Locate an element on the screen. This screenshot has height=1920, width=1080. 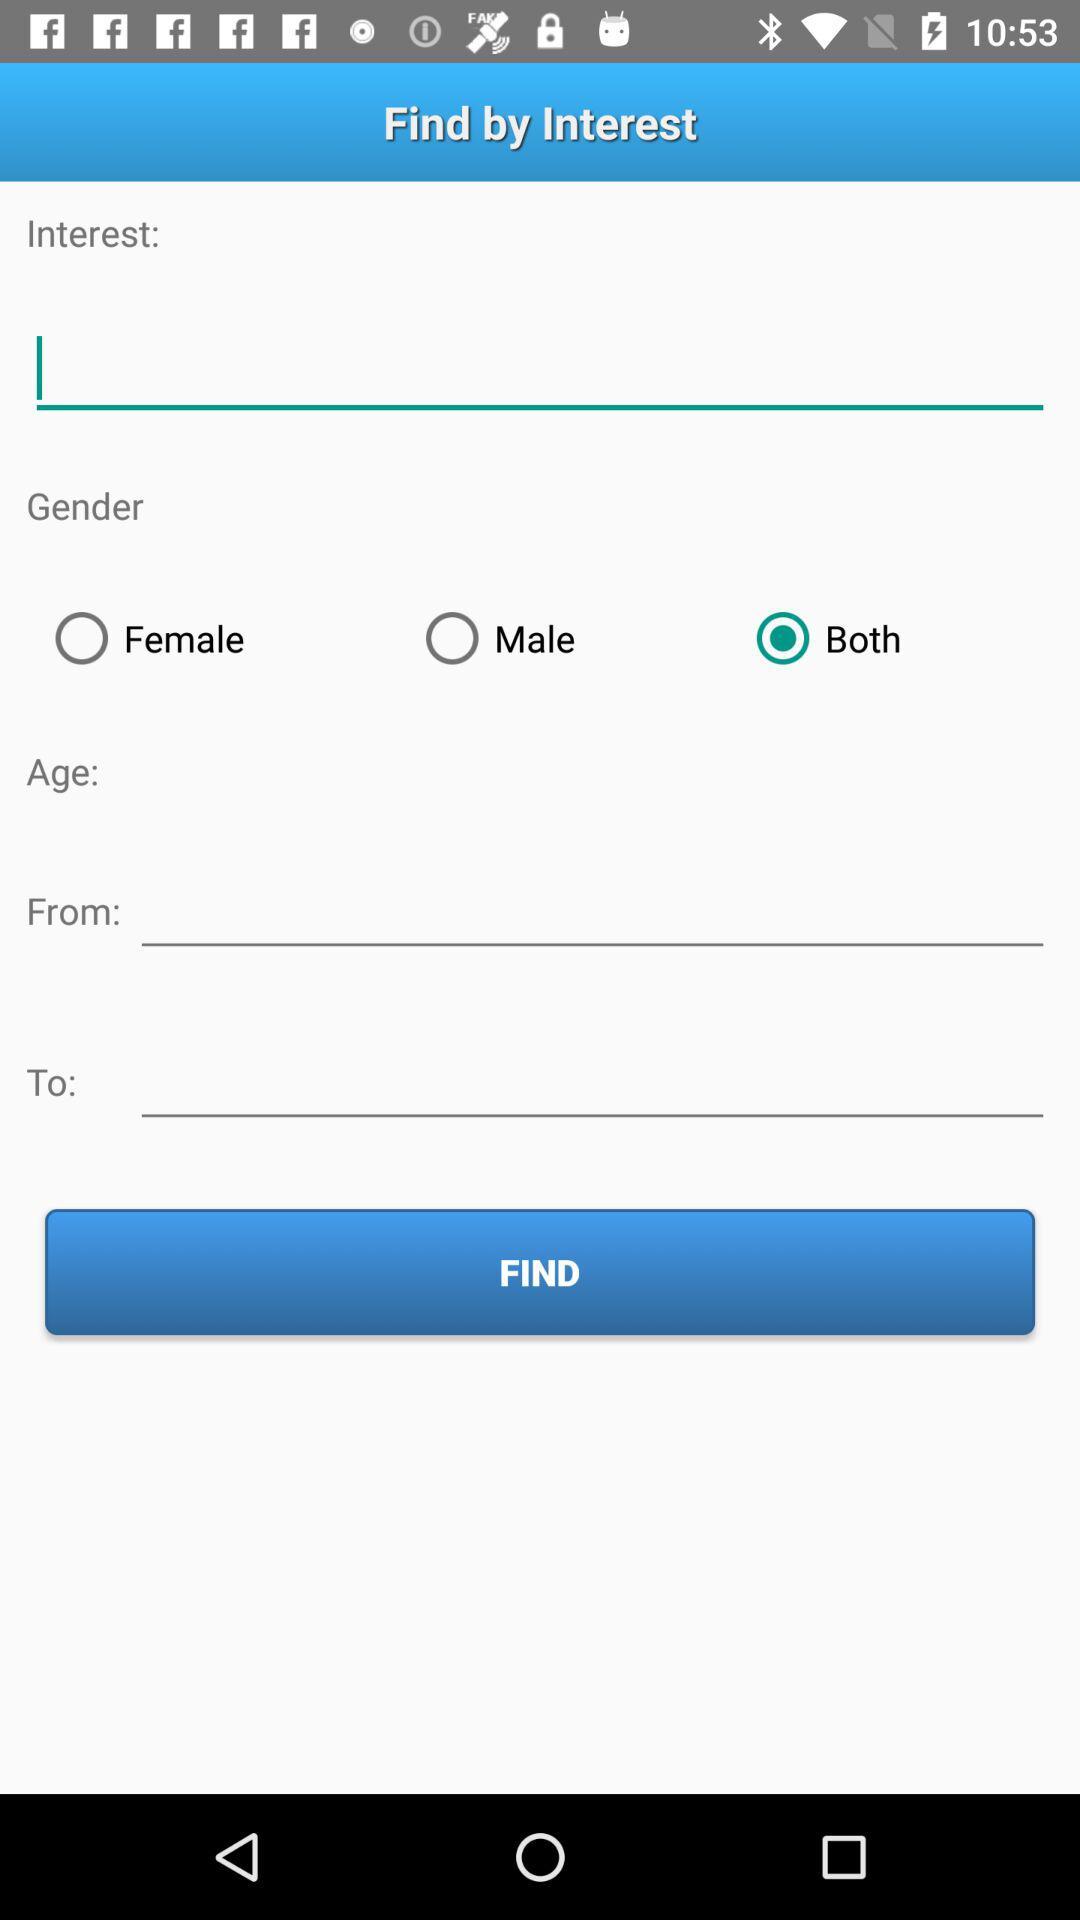
describe interests is located at coordinates (540, 369).